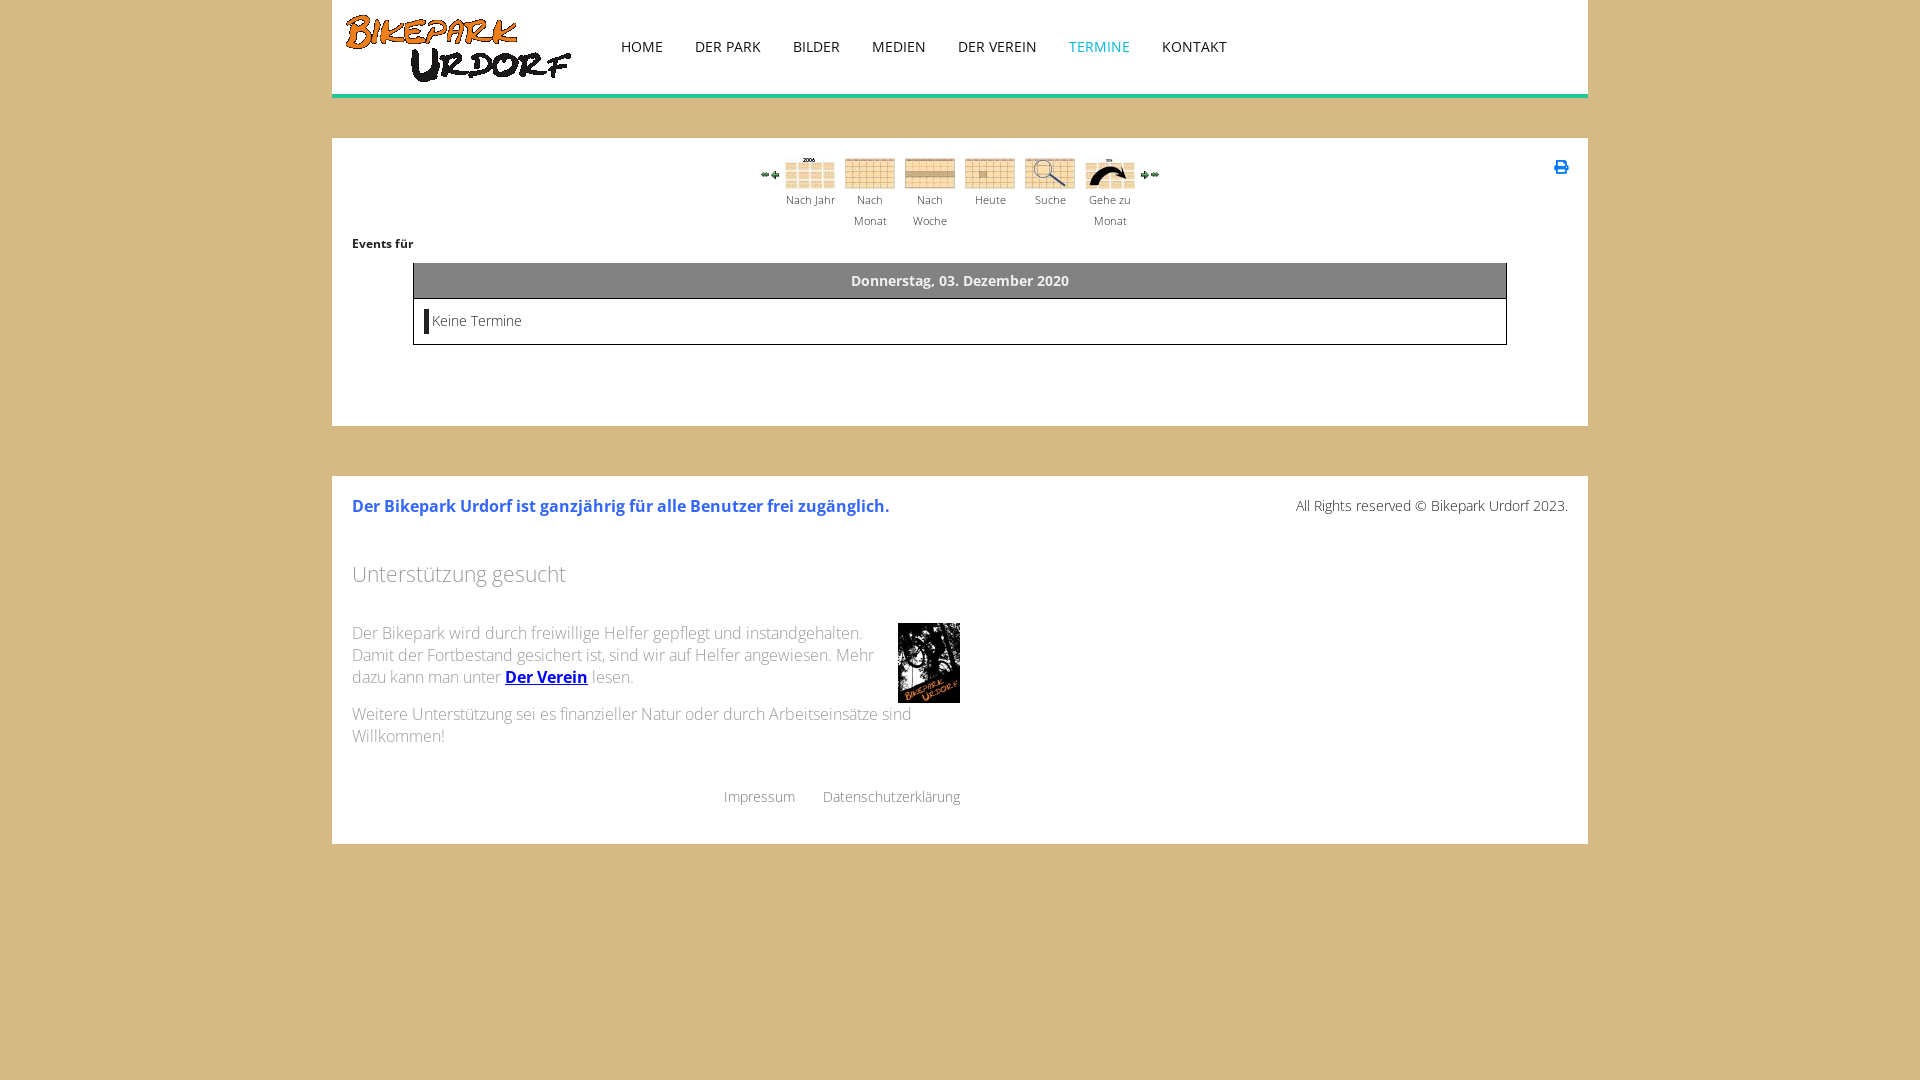 The width and height of the screenshot is (1920, 1080). What do you see at coordinates (989, 170) in the screenshot?
I see `'Heute'` at bounding box center [989, 170].